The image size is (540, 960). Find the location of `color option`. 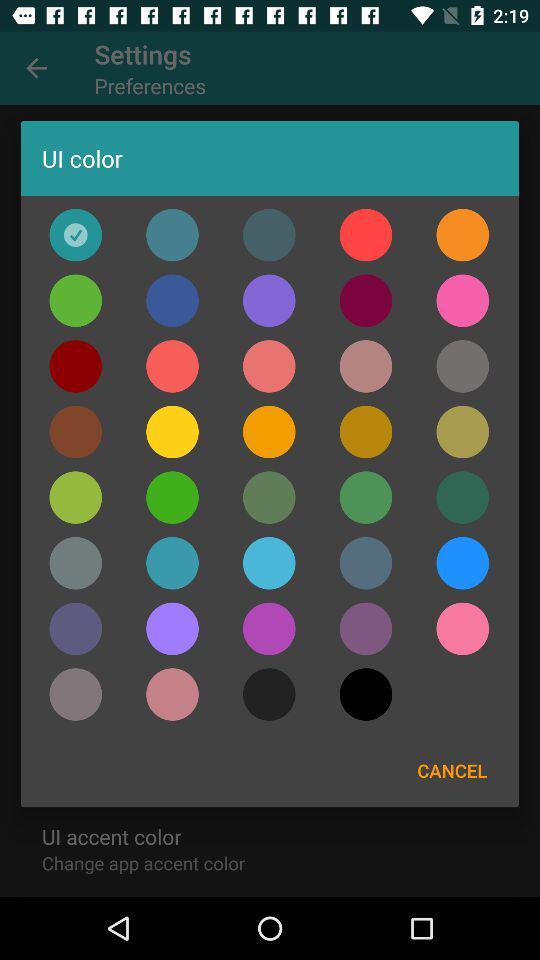

color option is located at coordinates (365, 299).